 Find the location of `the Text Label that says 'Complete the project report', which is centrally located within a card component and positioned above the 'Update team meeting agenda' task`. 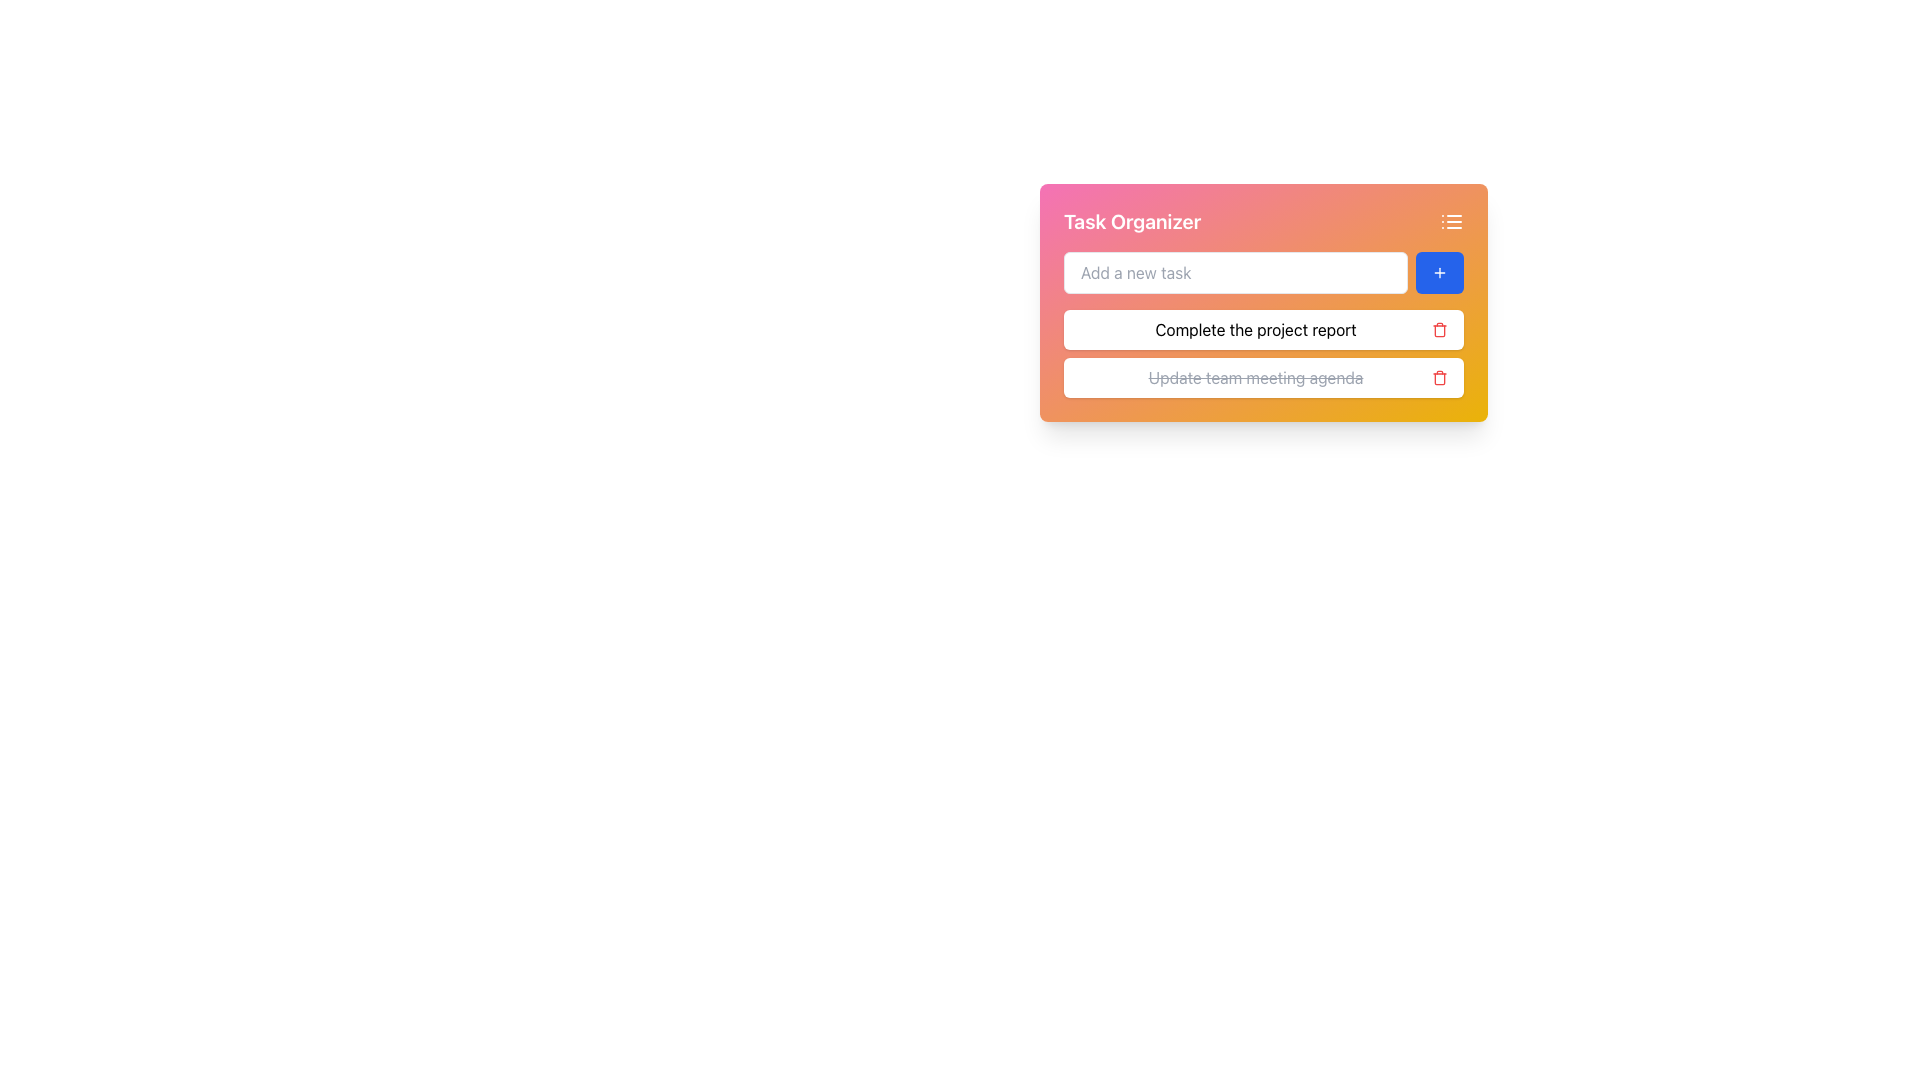

the Text Label that says 'Complete the project report', which is centrally located within a card component and positioned above the 'Update team meeting agenda' task is located at coordinates (1255, 329).